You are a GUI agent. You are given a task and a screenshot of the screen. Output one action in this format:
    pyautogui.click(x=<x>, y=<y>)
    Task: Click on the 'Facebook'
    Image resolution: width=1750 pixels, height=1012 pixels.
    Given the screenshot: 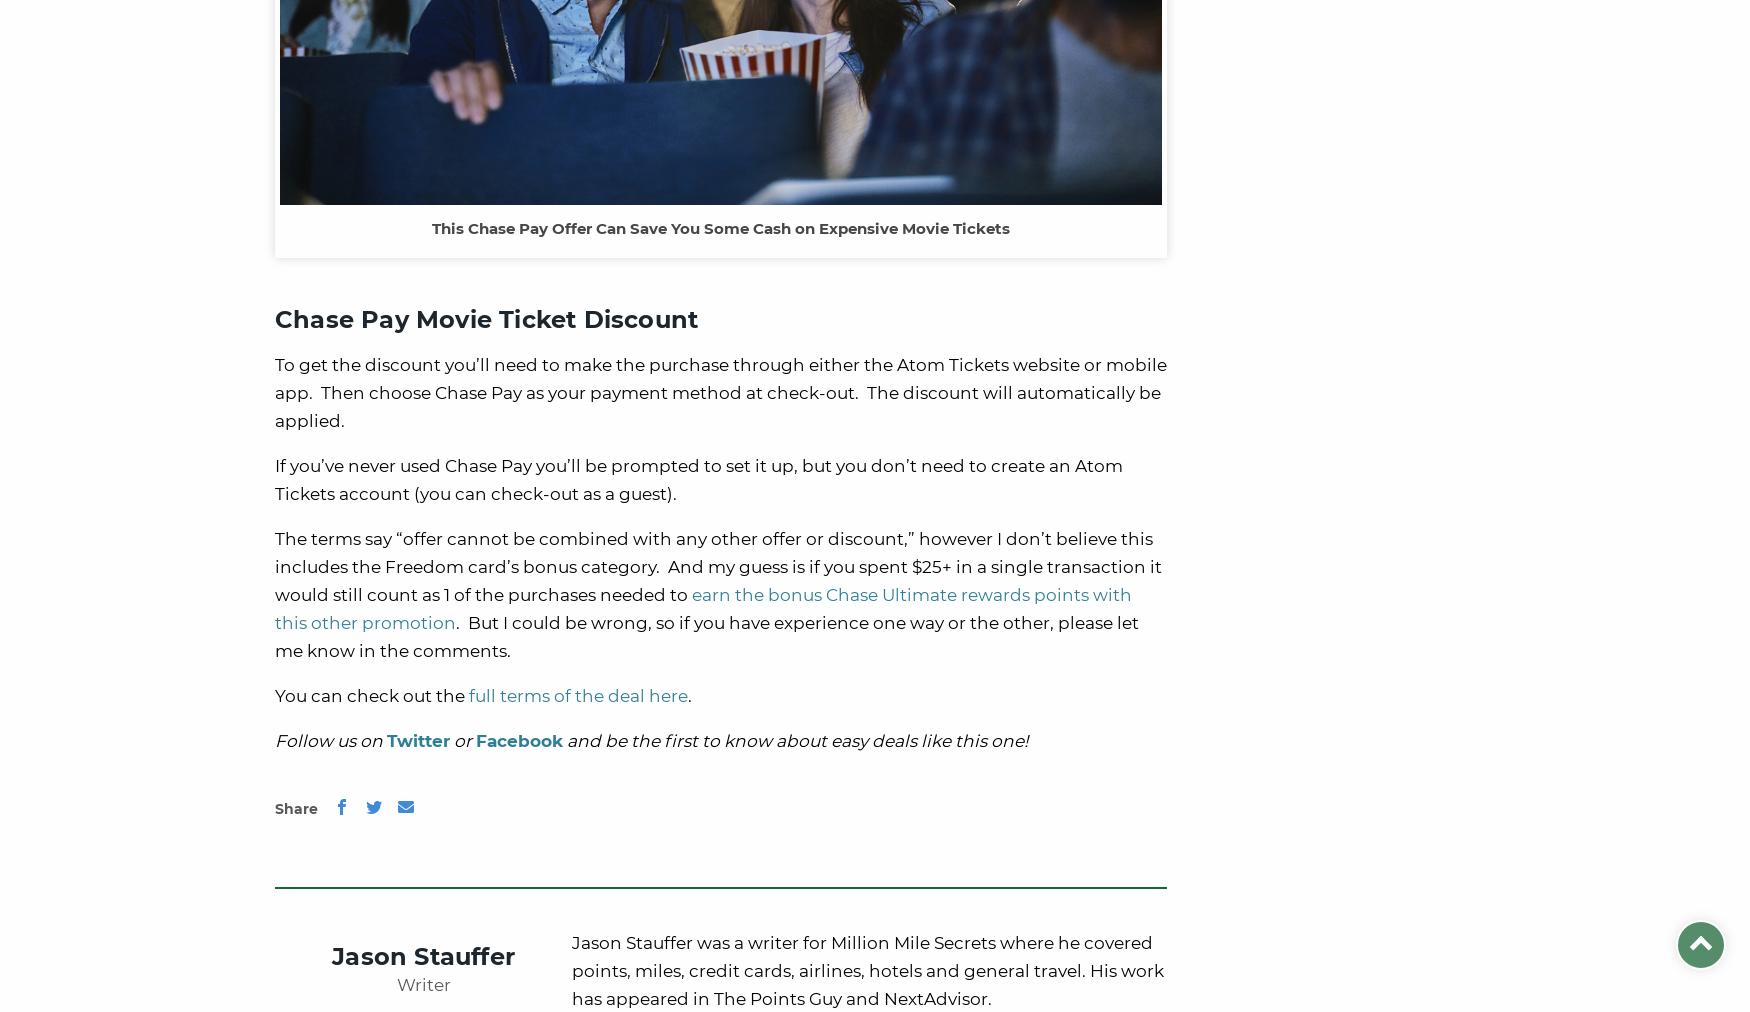 What is the action you would take?
    pyautogui.click(x=518, y=740)
    